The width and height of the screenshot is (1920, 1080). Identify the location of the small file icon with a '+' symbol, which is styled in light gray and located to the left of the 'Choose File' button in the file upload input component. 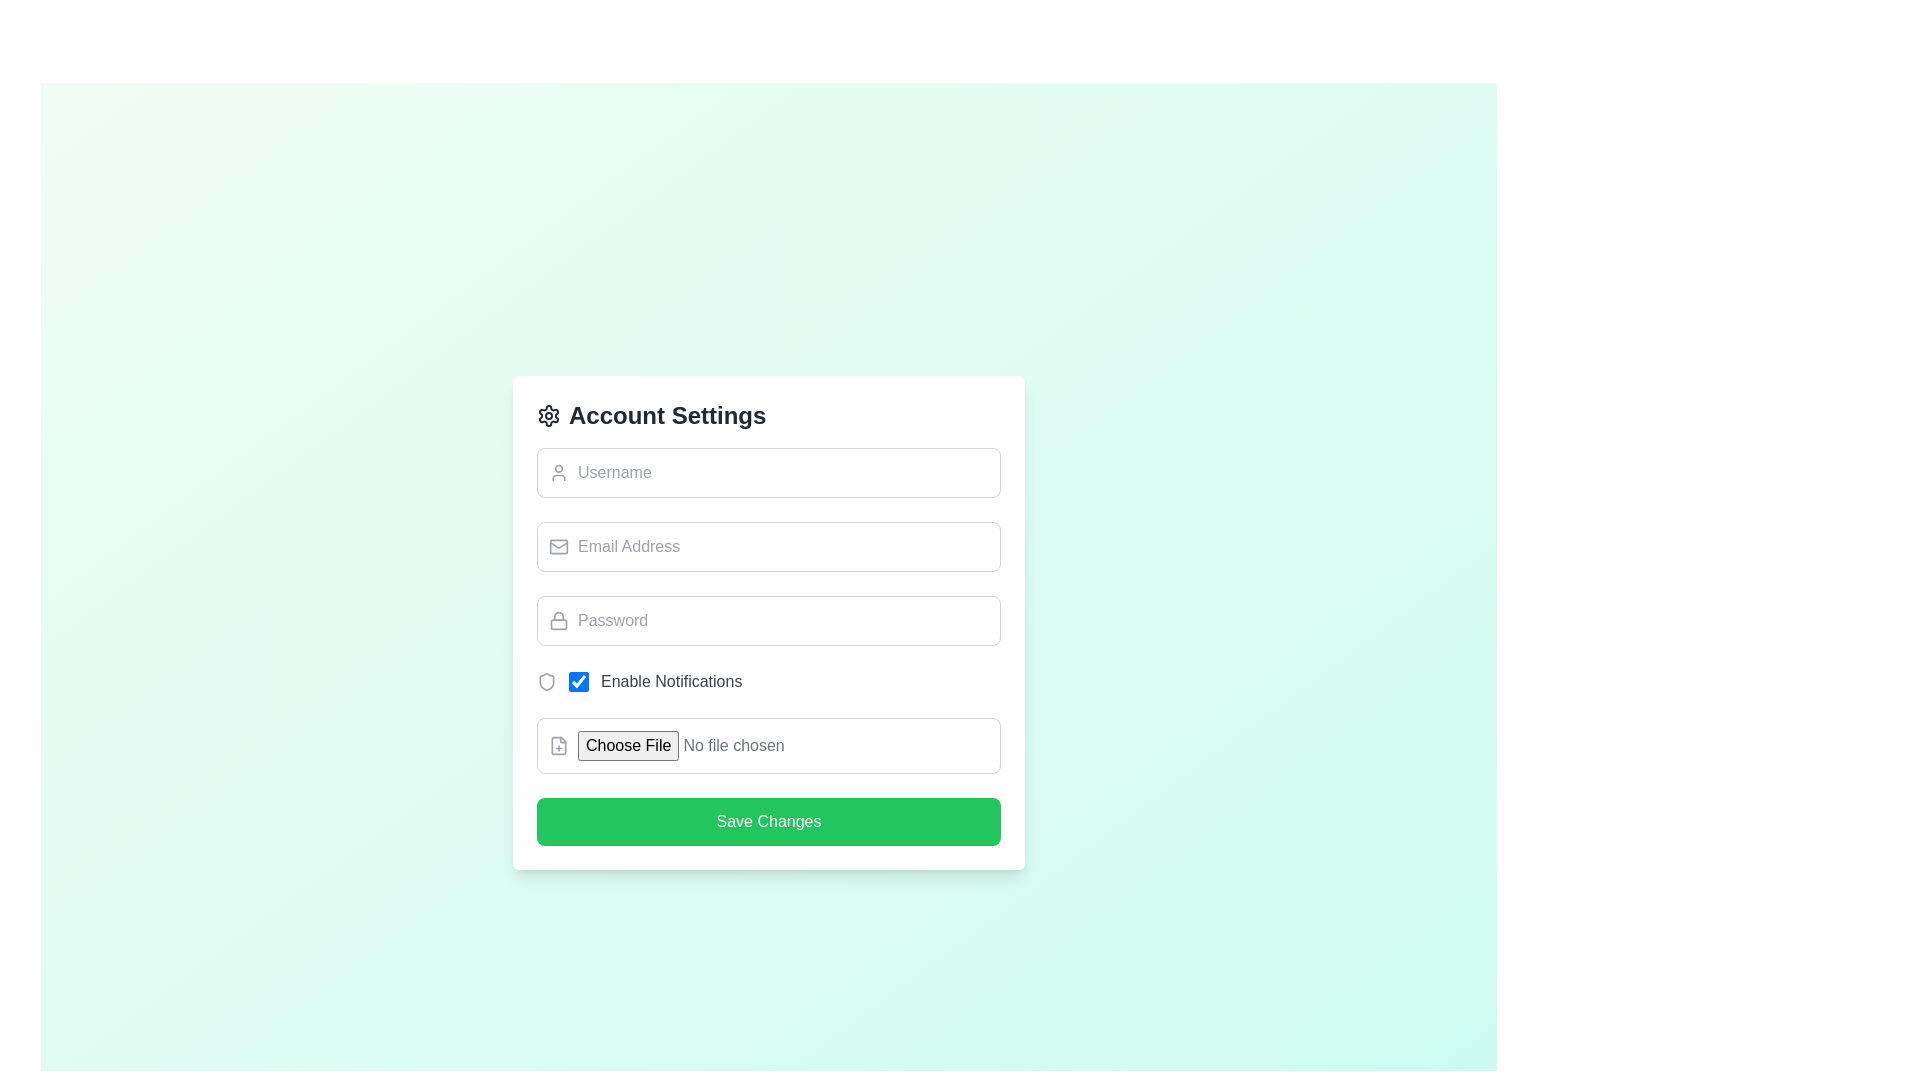
(558, 745).